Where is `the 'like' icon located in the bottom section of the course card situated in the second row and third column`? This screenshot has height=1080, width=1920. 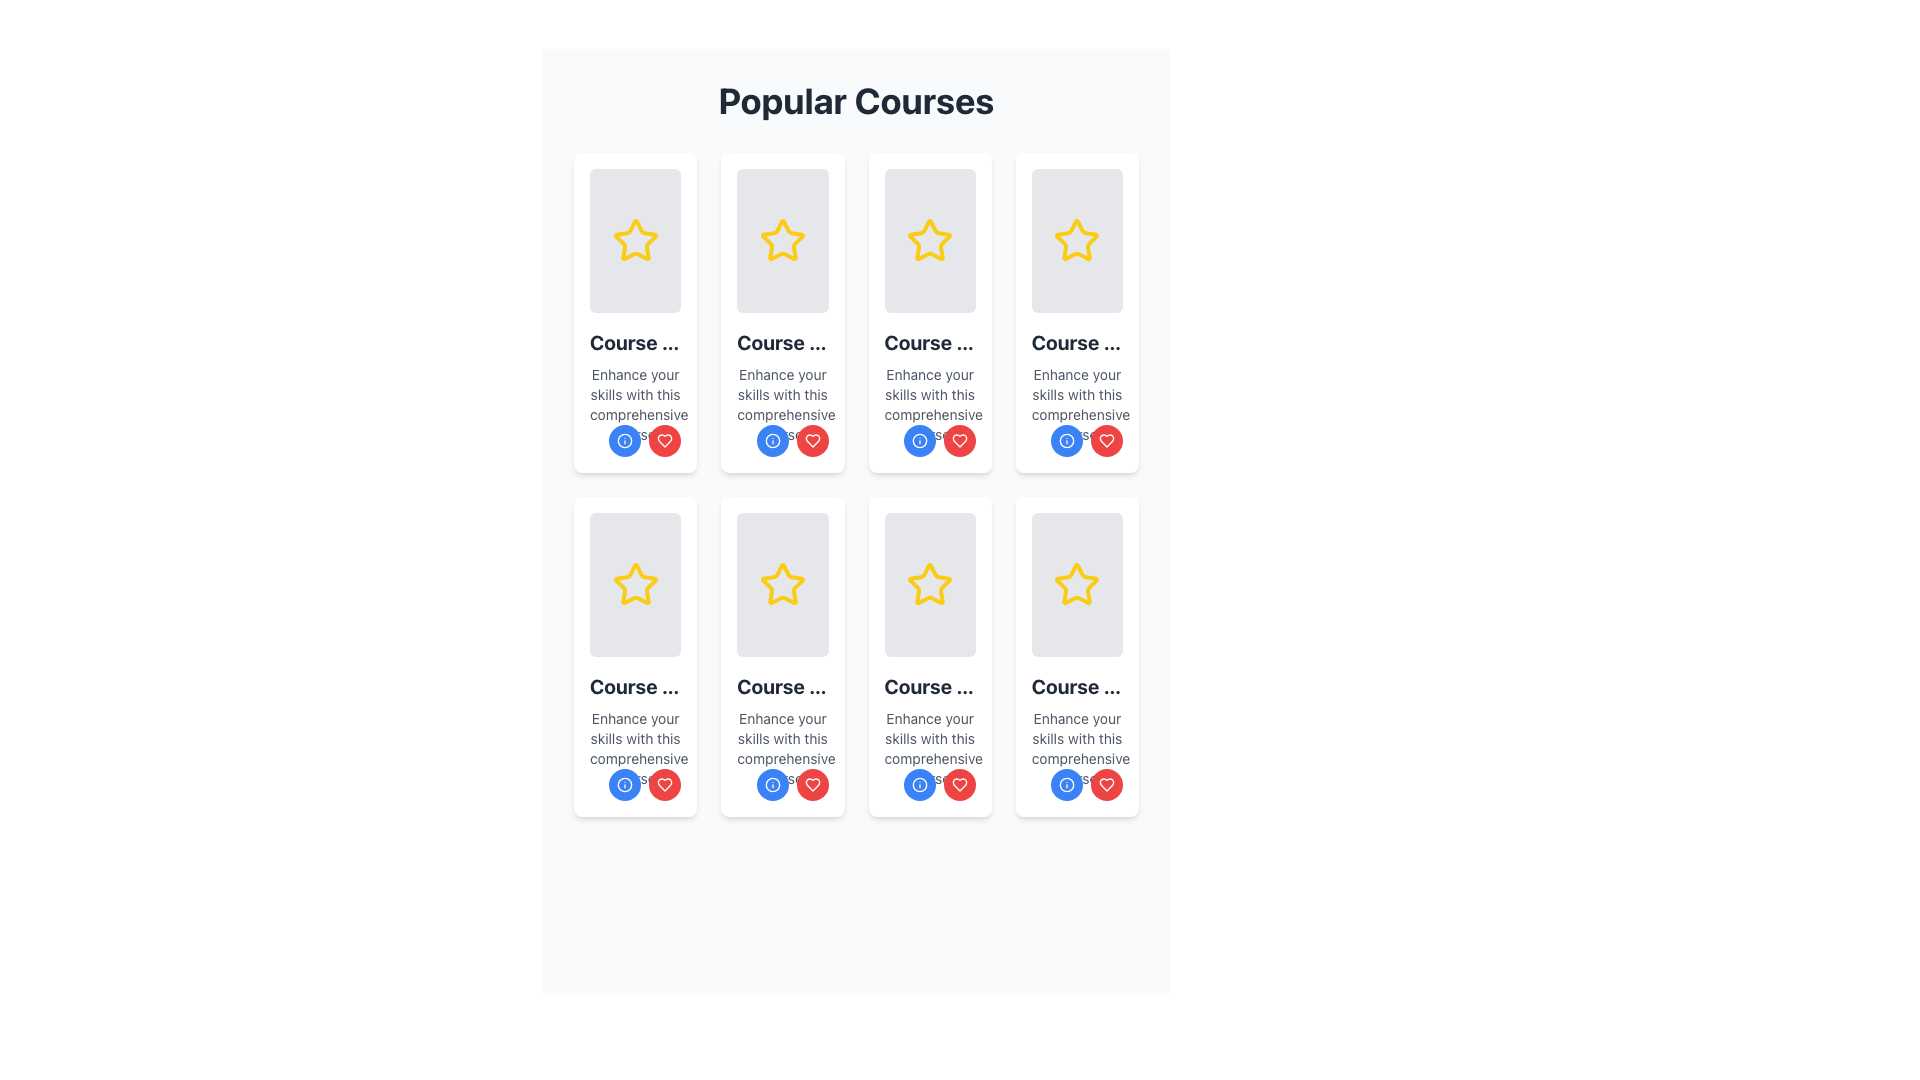 the 'like' icon located in the bottom section of the course card situated in the second row and third column is located at coordinates (958, 439).